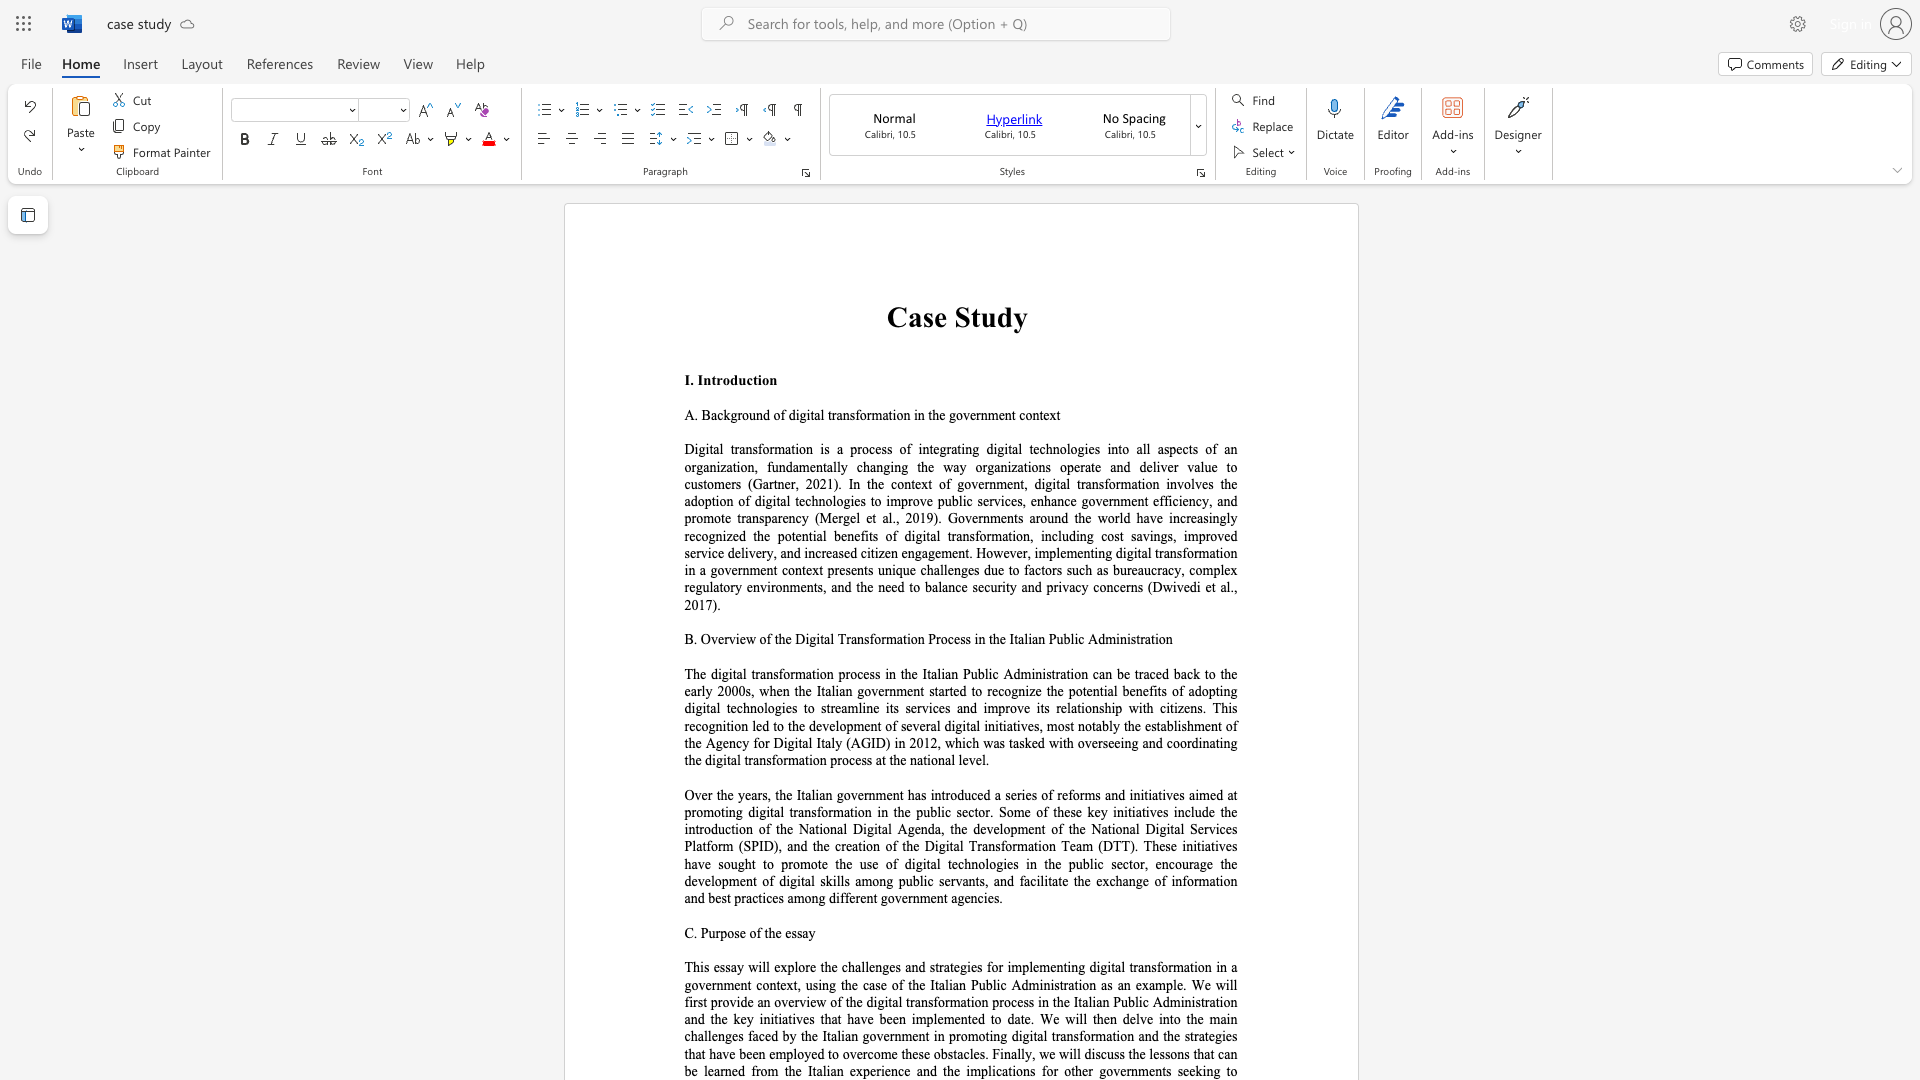  Describe the element at coordinates (1027, 880) in the screenshot. I see `the 3th character "a" in the text` at that location.